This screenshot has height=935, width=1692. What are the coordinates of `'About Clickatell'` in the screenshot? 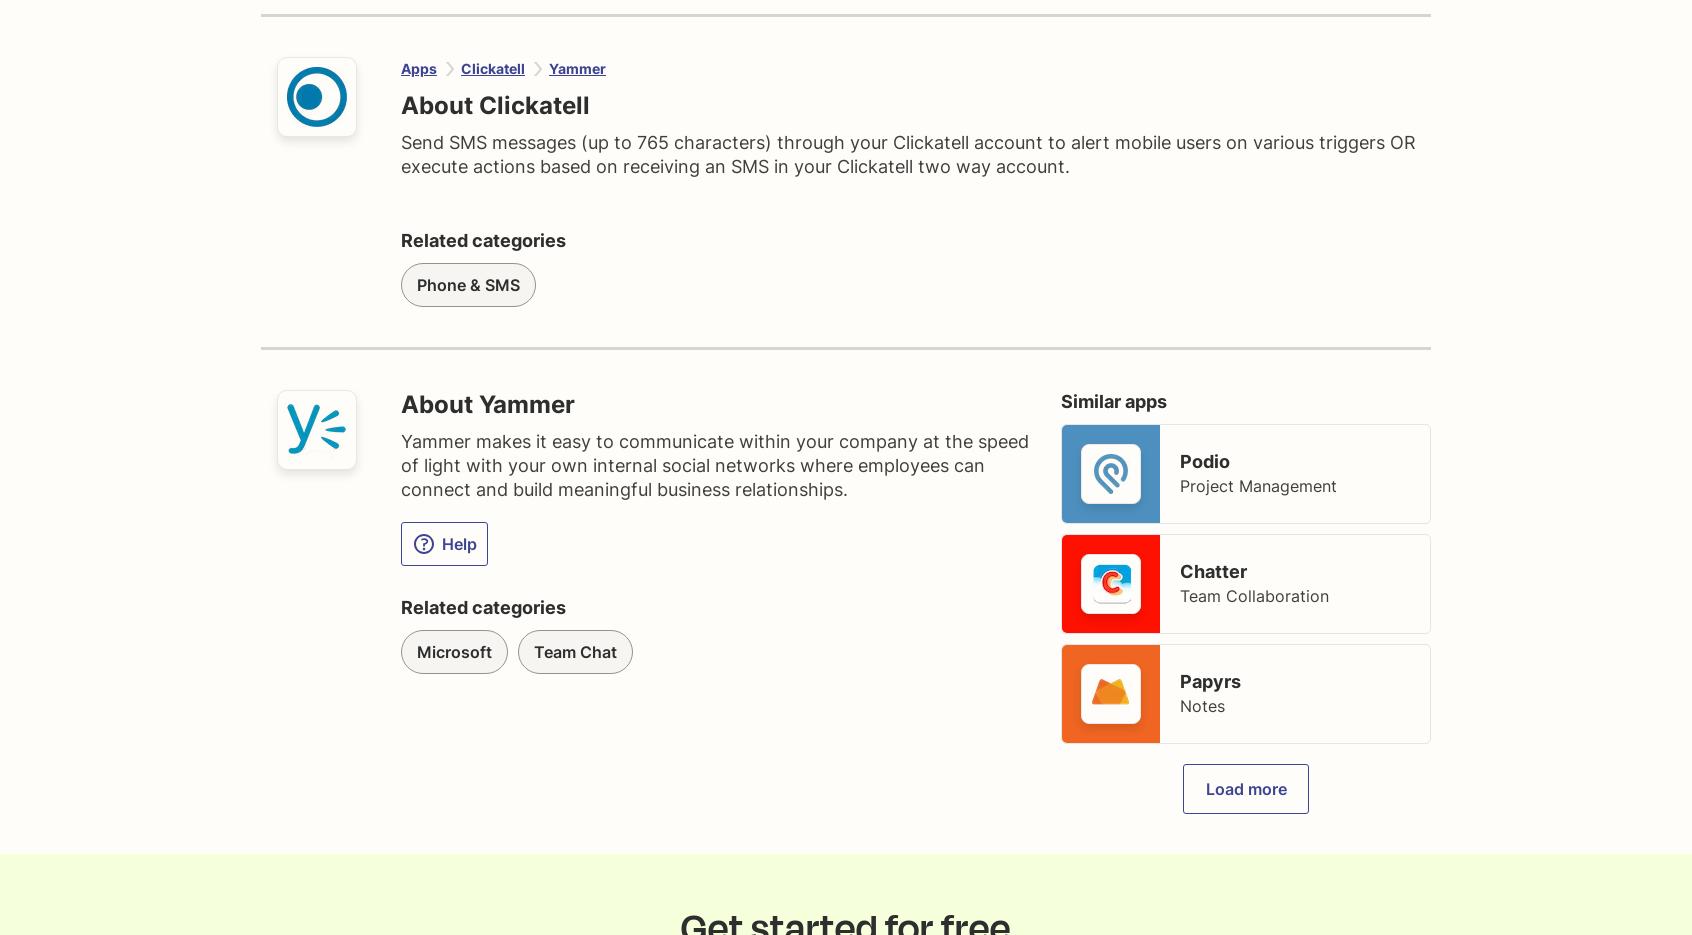 It's located at (495, 104).